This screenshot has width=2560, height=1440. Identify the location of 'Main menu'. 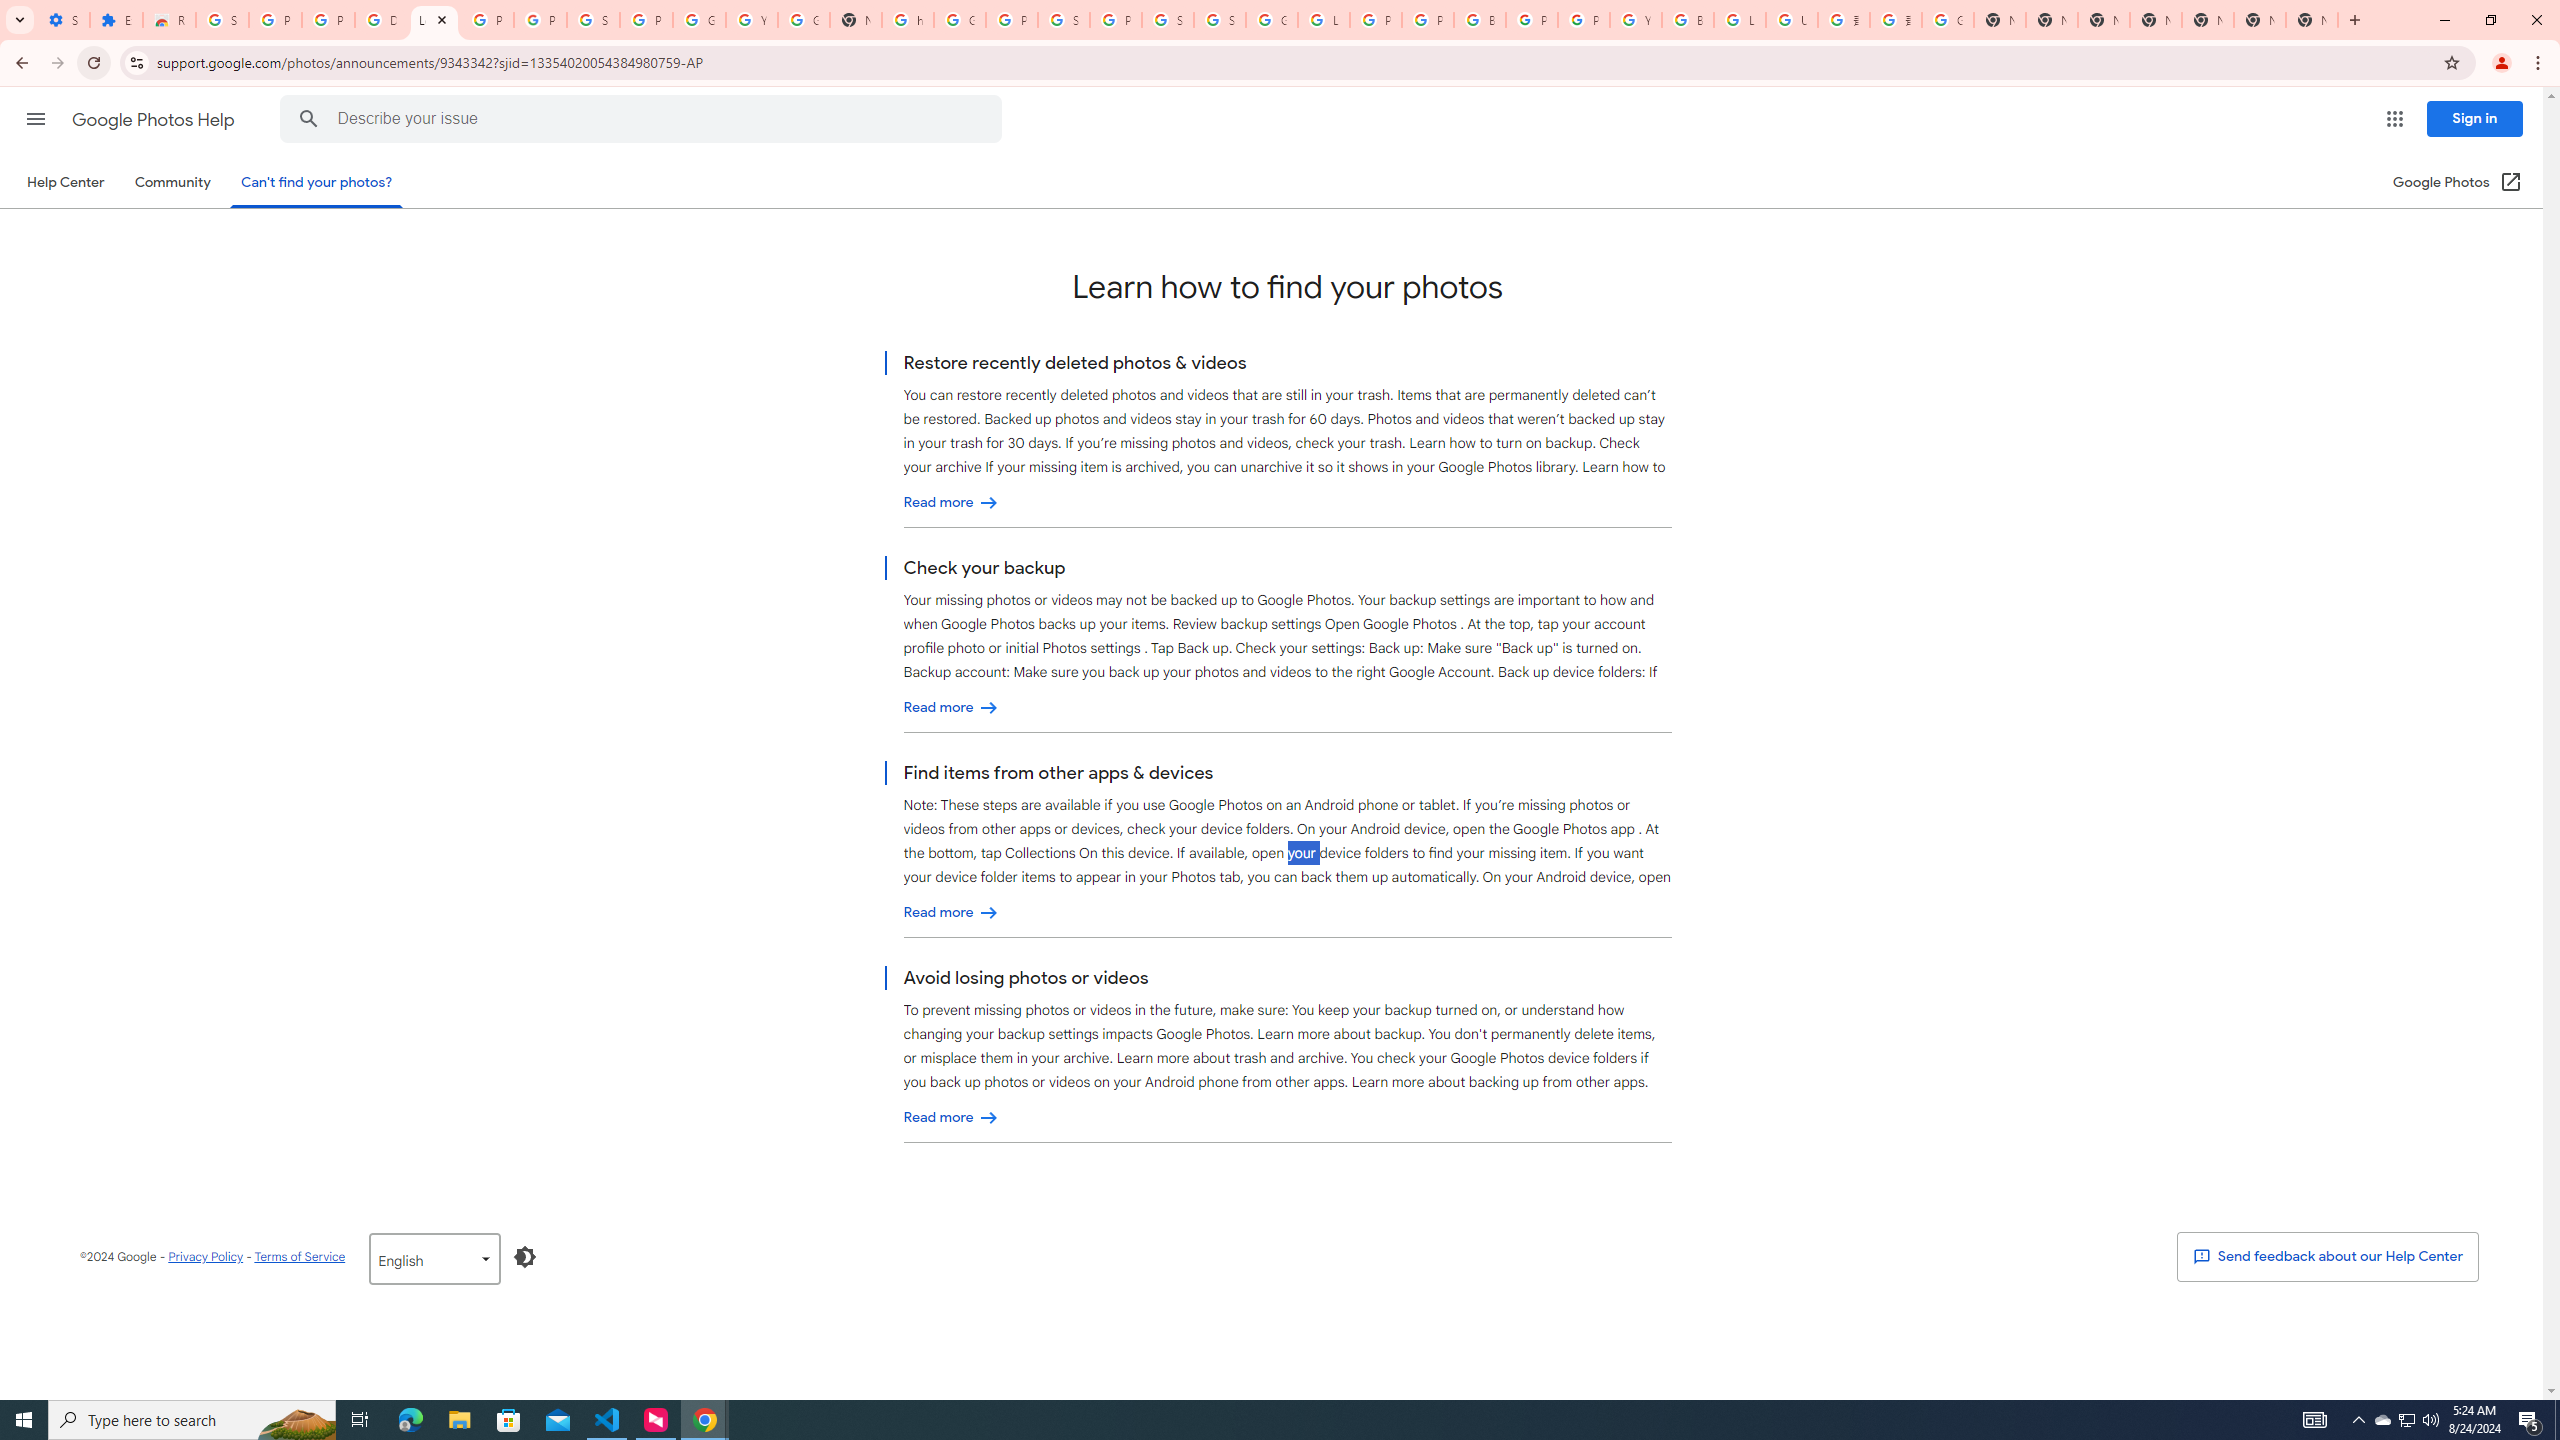
(34, 118).